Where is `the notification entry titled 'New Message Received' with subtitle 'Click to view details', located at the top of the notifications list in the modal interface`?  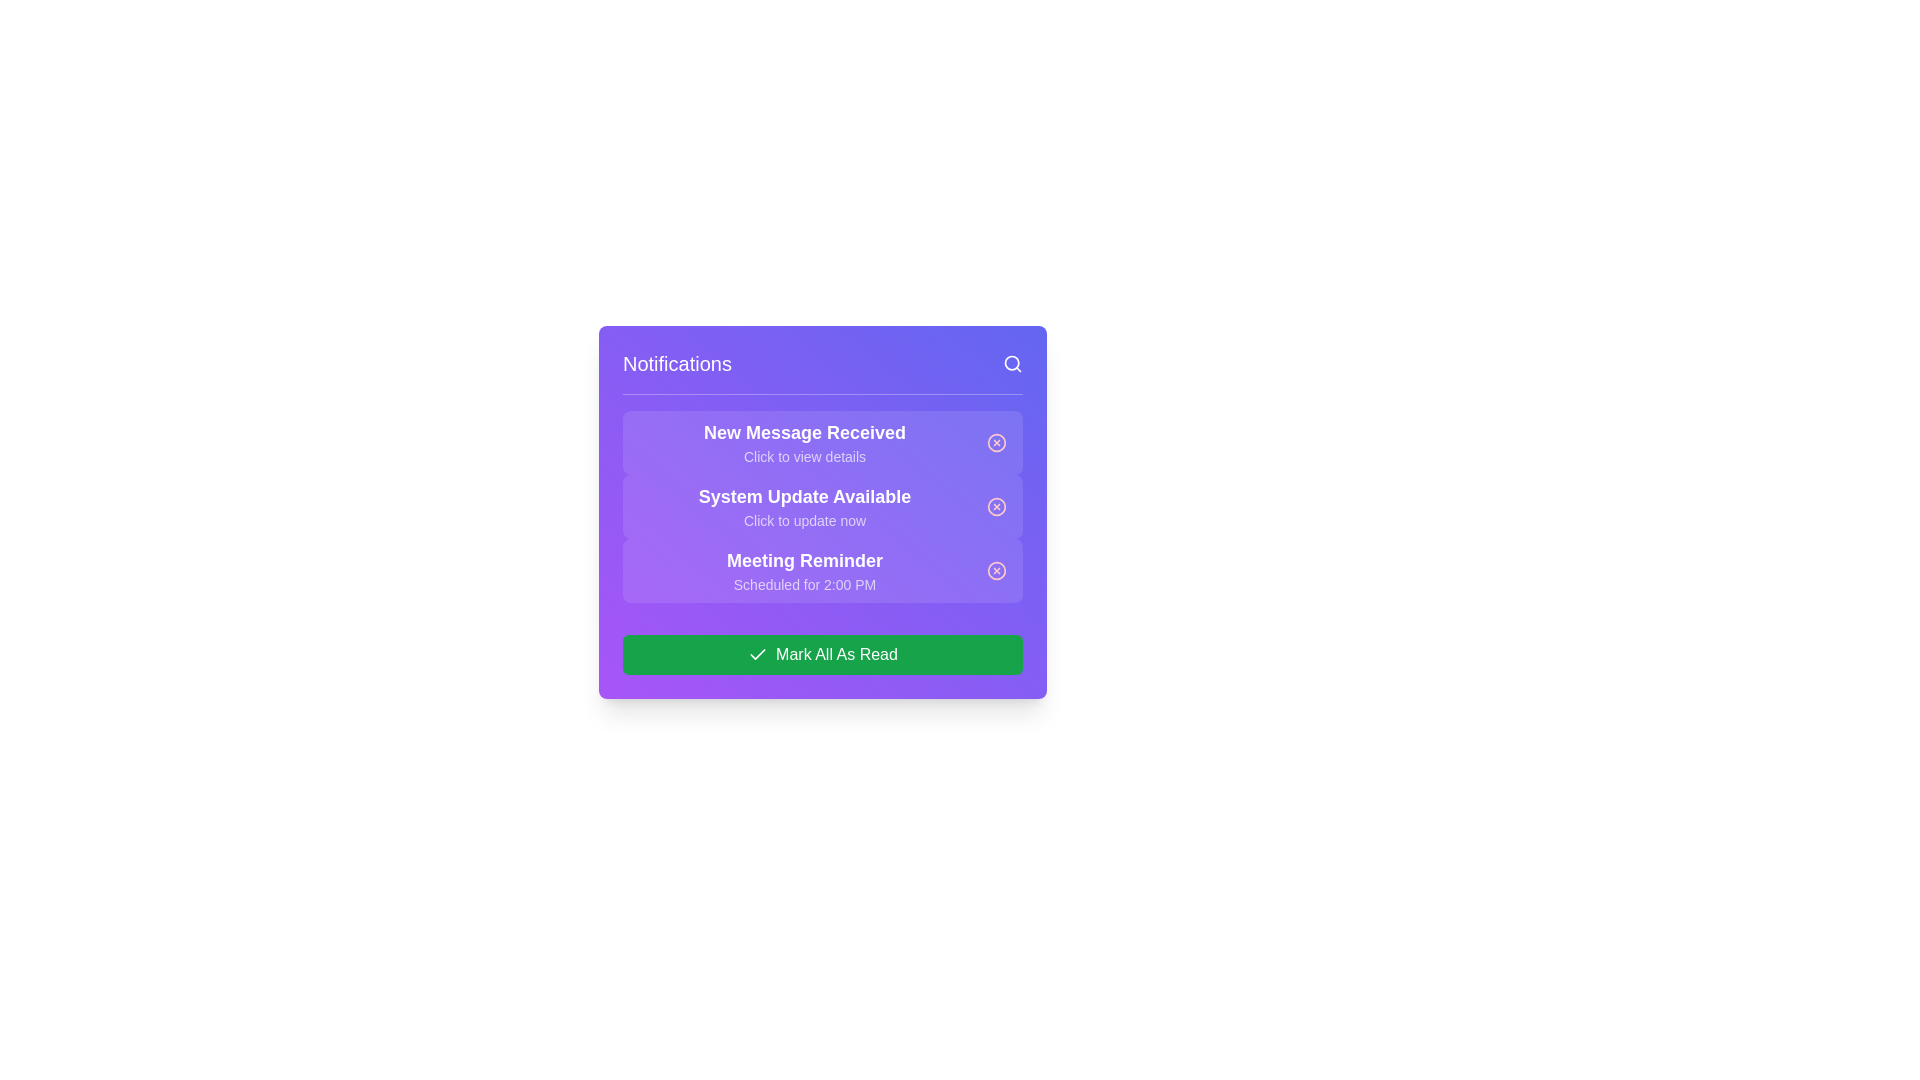 the notification entry titled 'New Message Received' with subtitle 'Click to view details', located at the top of the notifications list in the modal interface is located at coordinates (805, 442).